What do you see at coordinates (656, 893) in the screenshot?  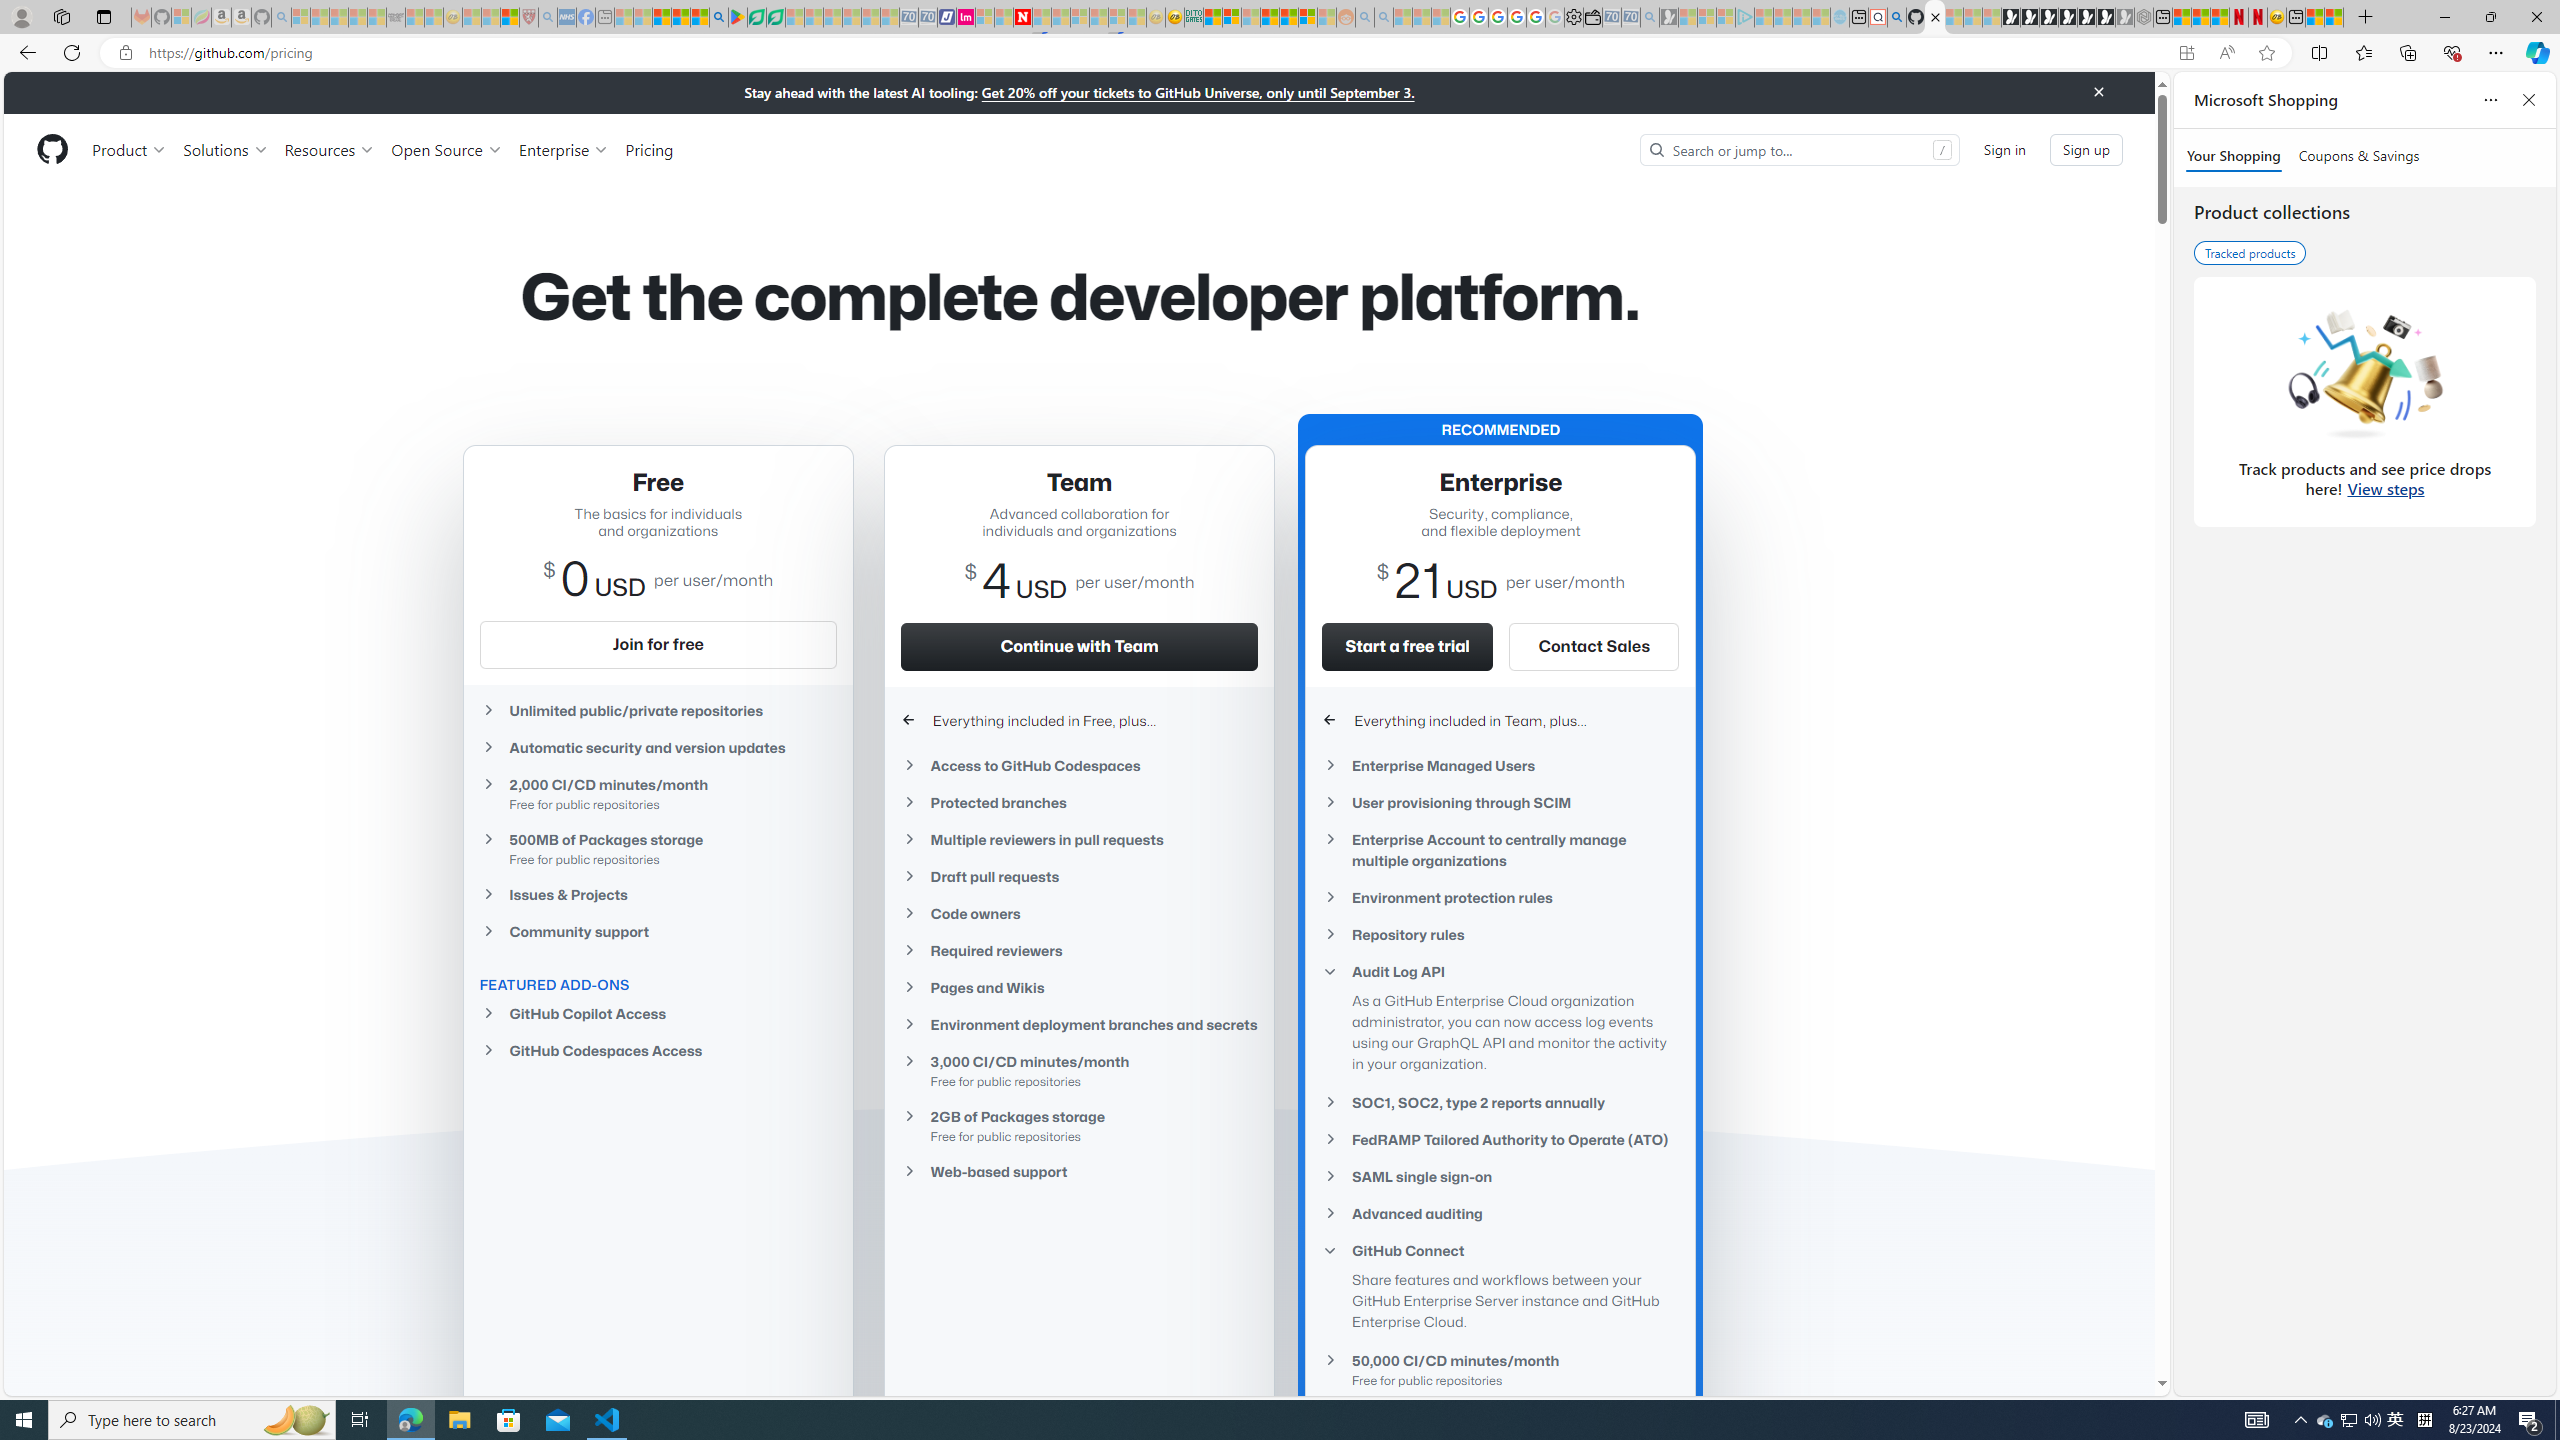 I see `'Issues & Projects'` at bounding box center [656, 893].